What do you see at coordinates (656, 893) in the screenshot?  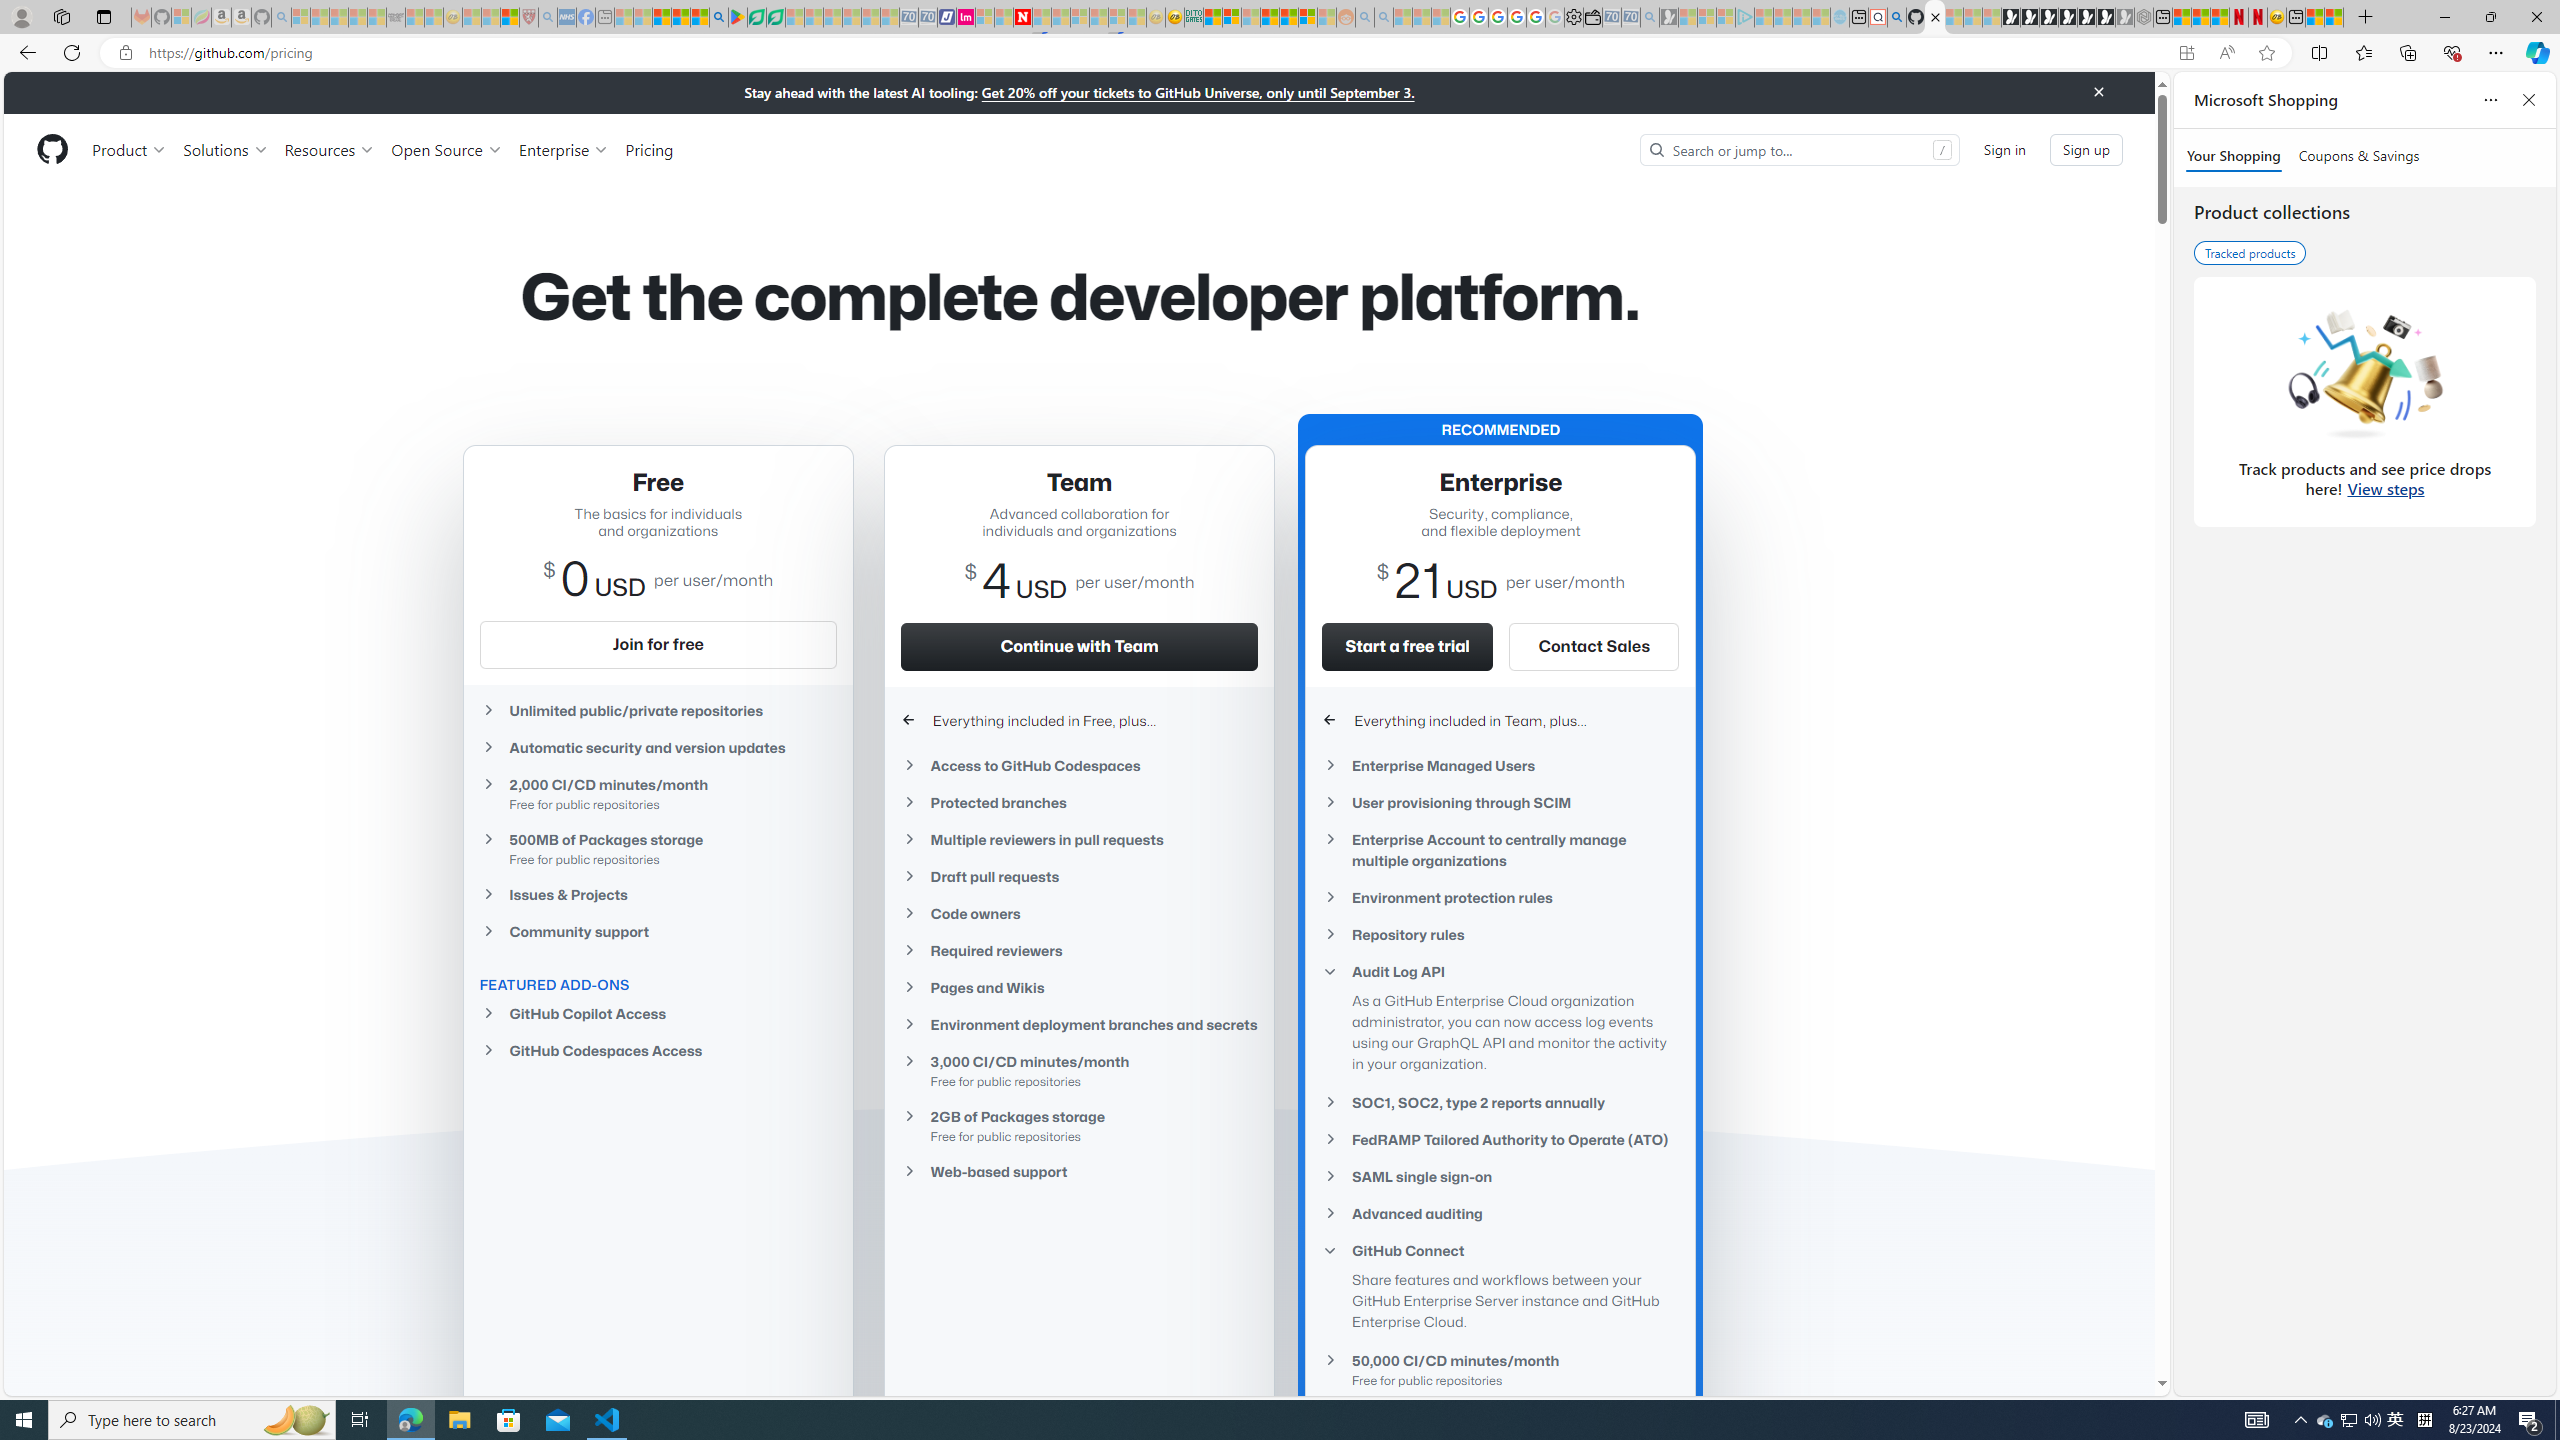 I see `'Issues & Projects'` at bounding box center [656, 893].